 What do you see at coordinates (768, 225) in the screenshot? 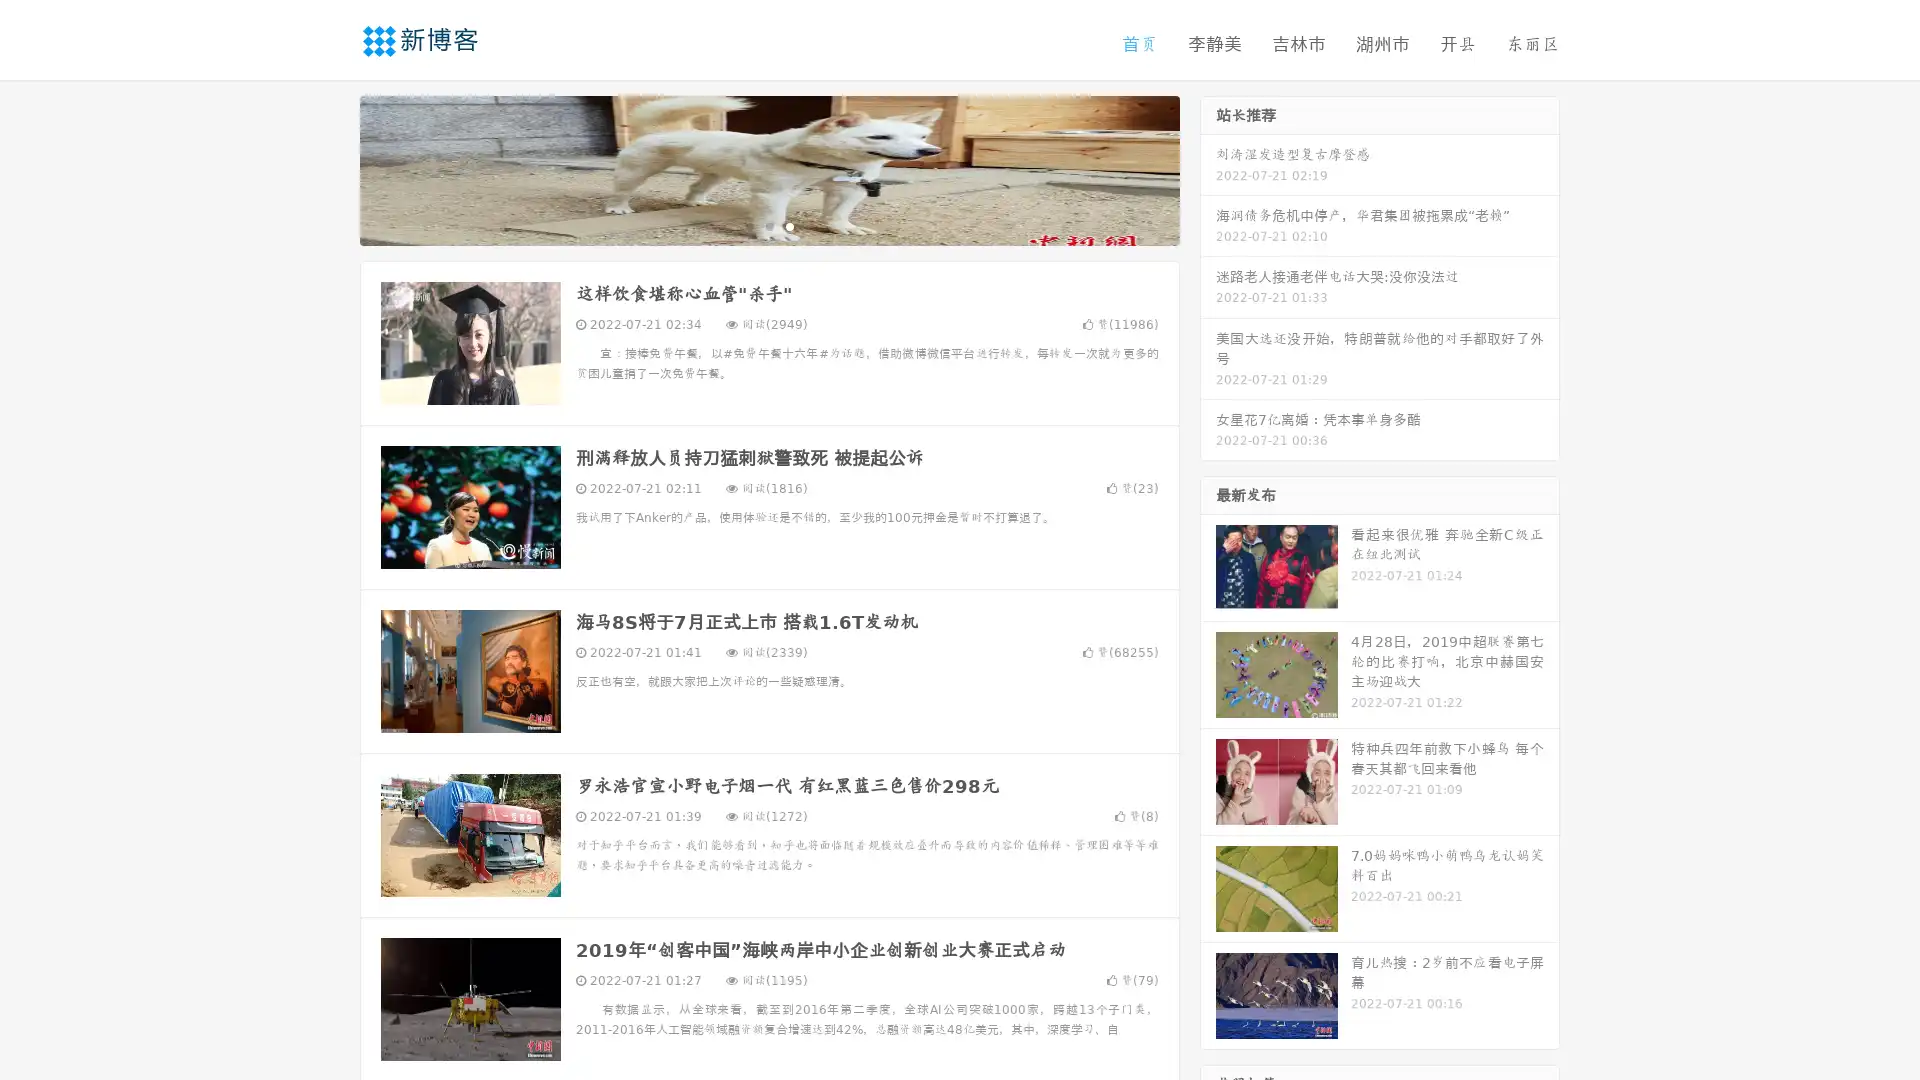
I see `Go to slide 2` at bounding box center [768, 225].